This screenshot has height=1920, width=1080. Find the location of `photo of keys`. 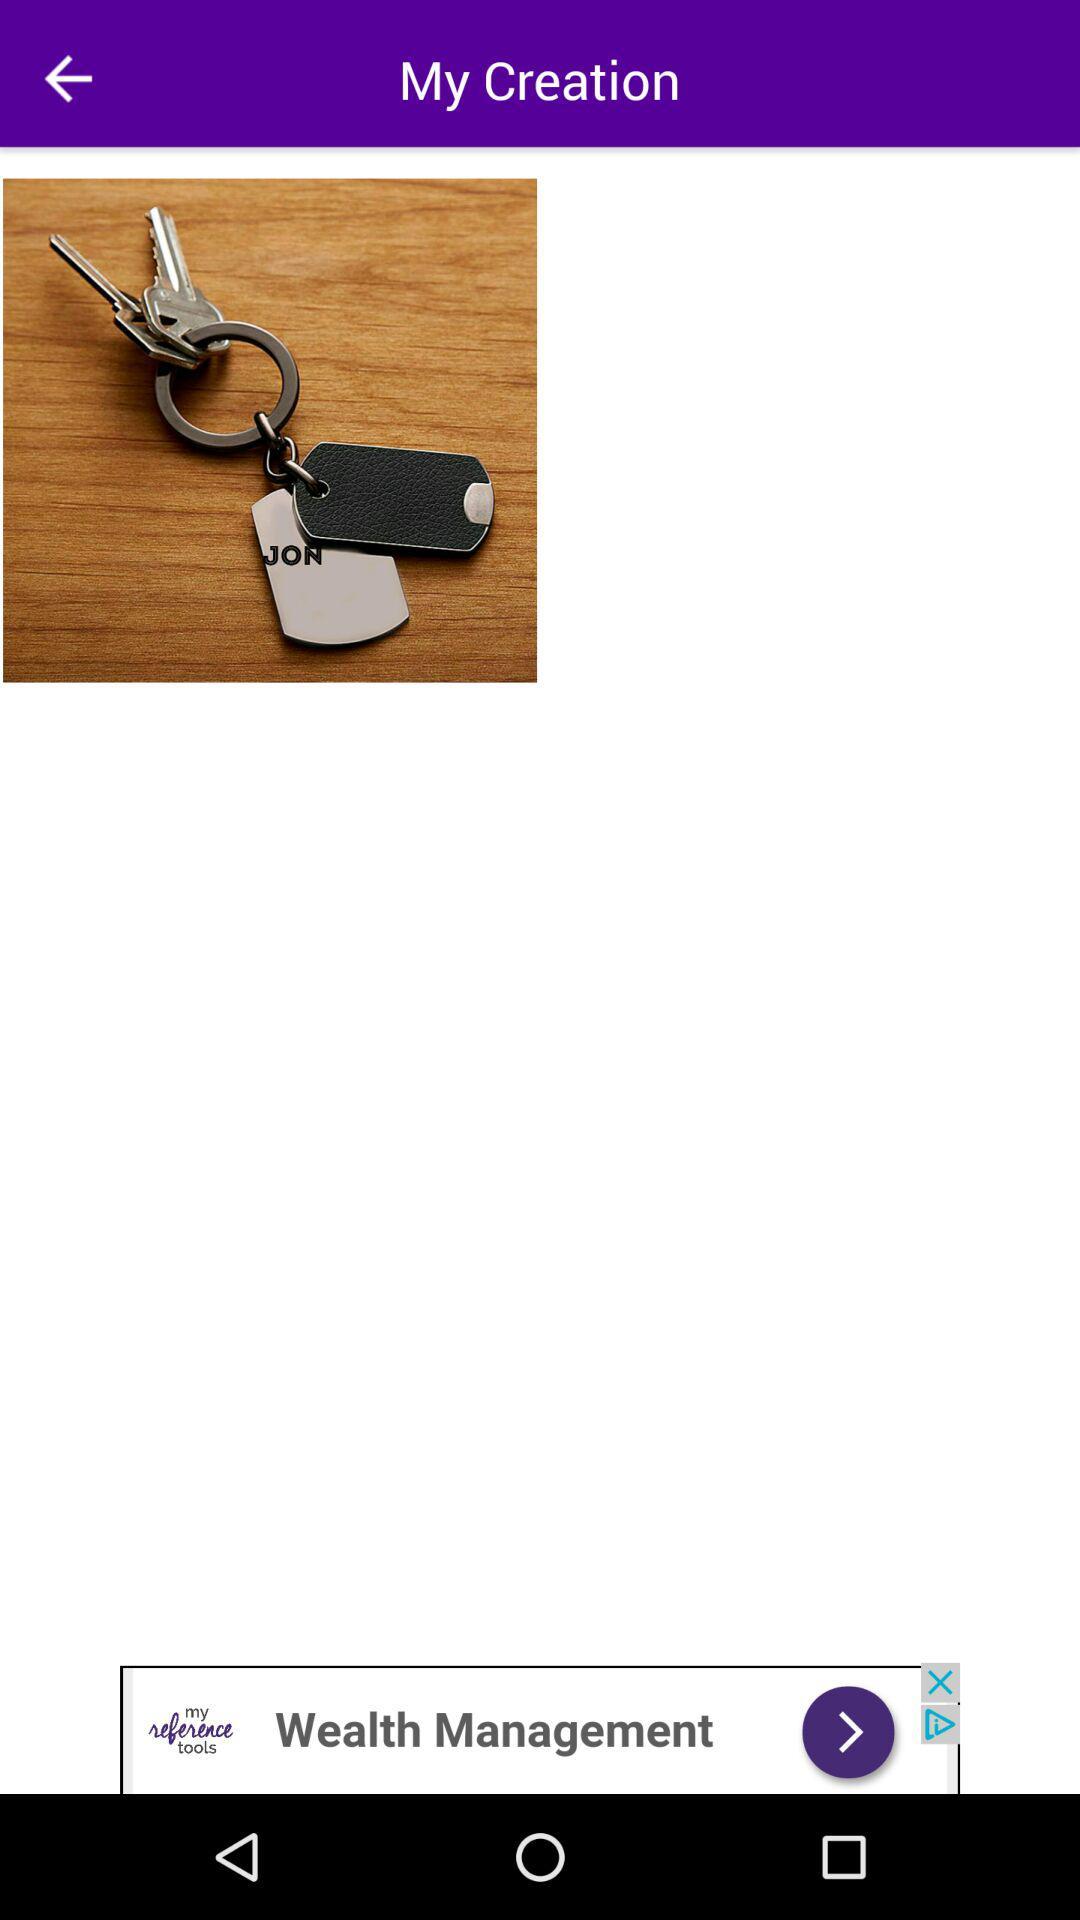

photo of keys is located at coordinates (271, 429).